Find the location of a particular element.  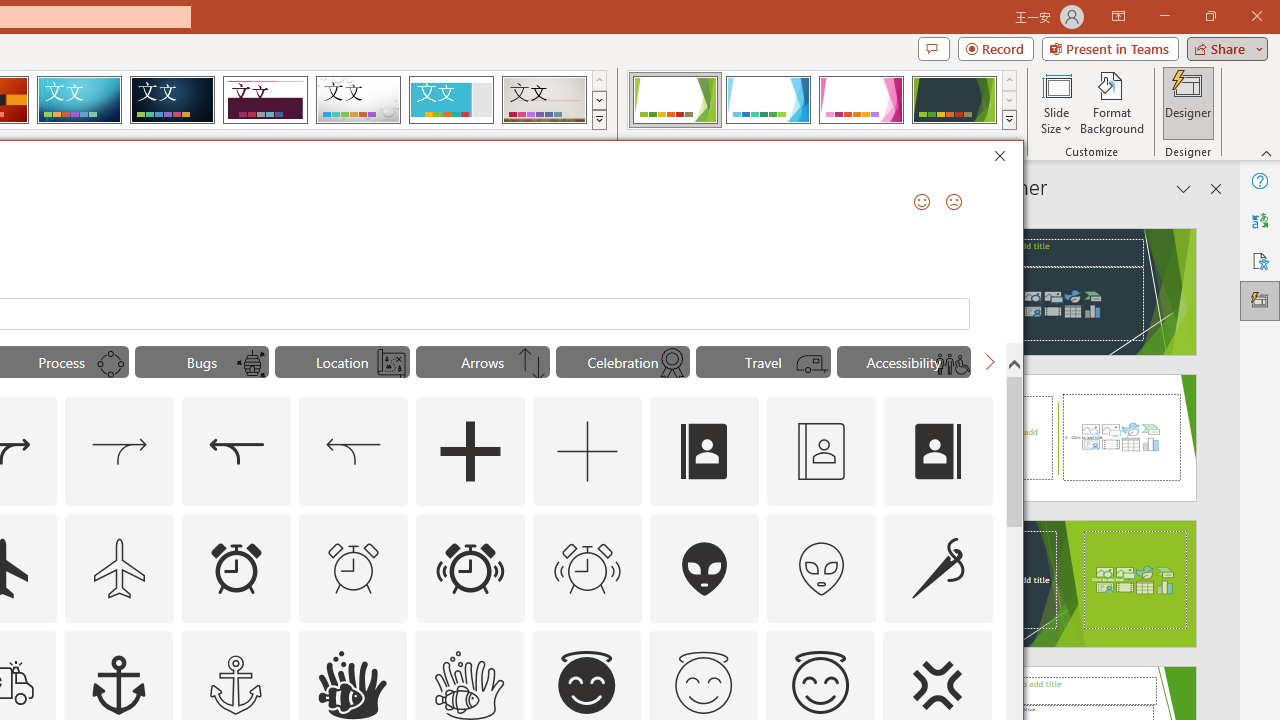

'AutomationID: Icons_TreasureMap_M' is located at coordinates (391, 364).